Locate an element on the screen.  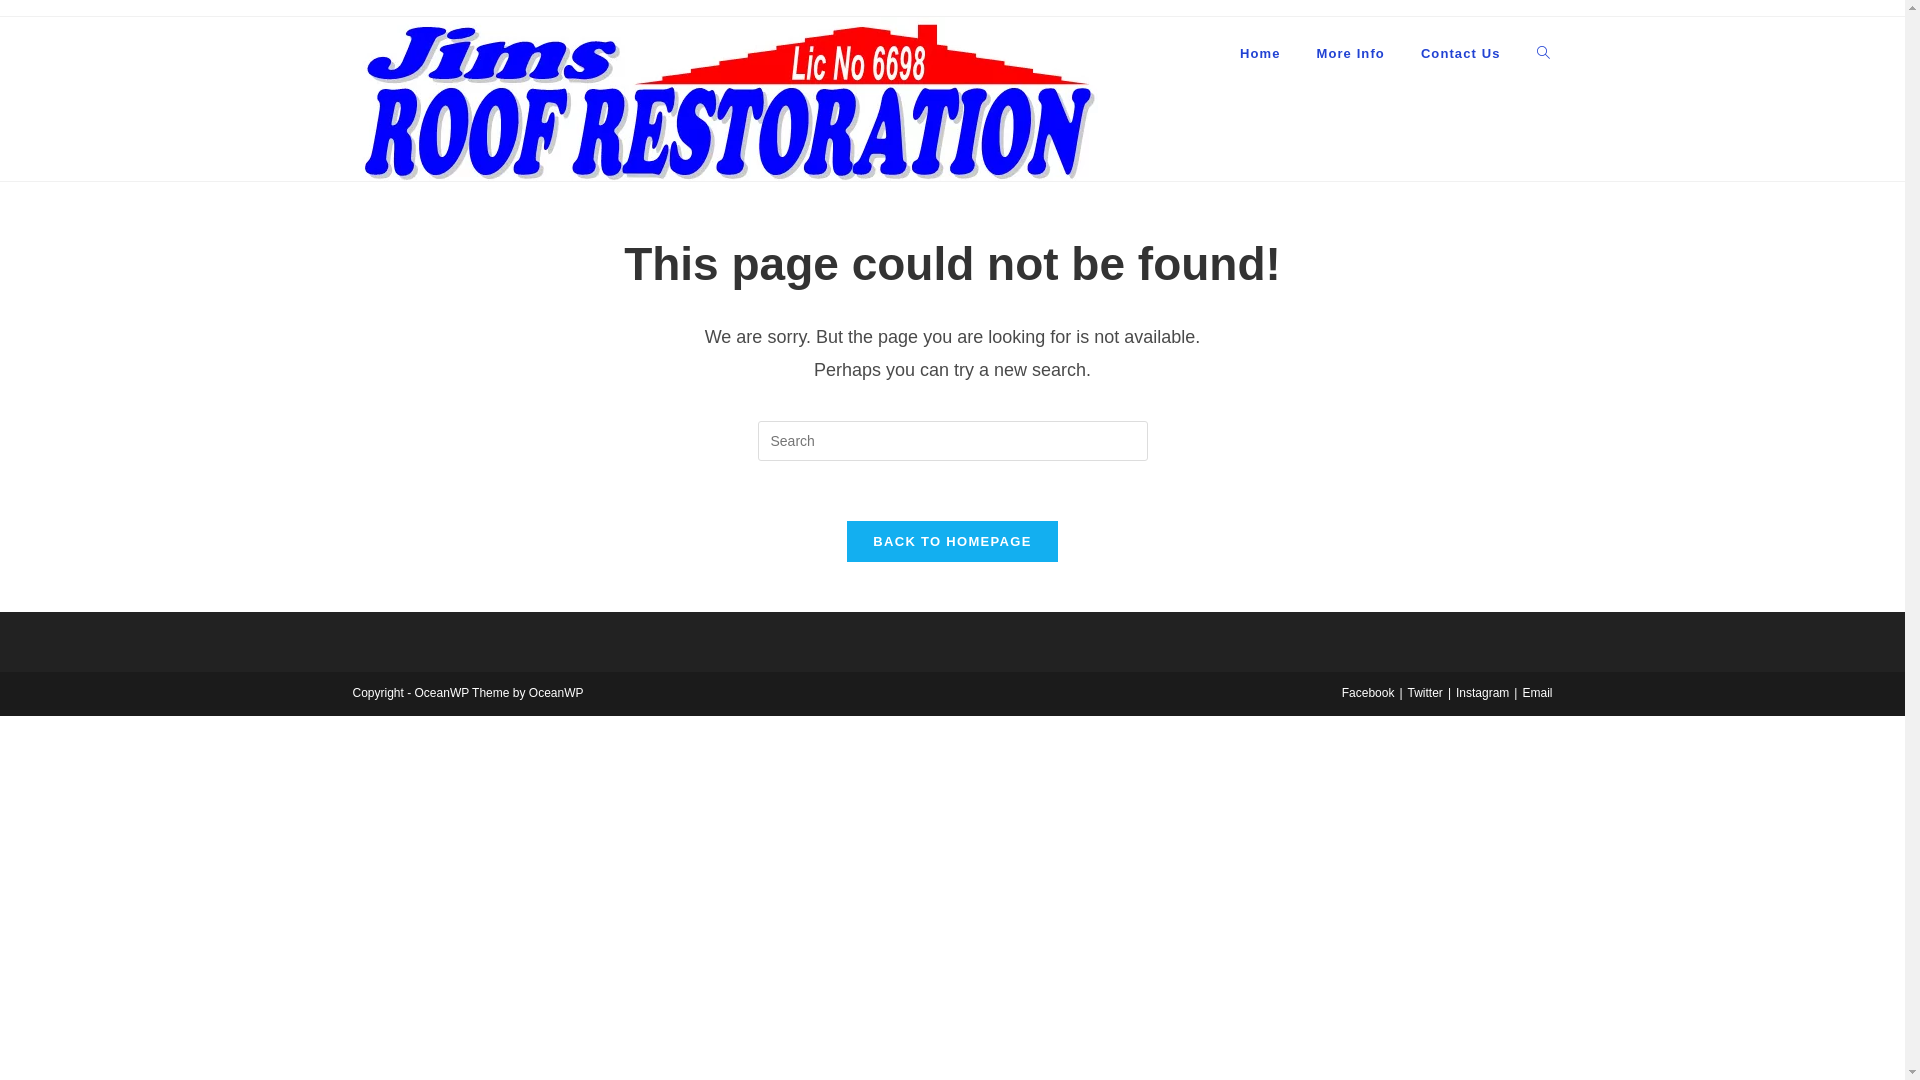
'Home' is located at coordinates (1221, 53).